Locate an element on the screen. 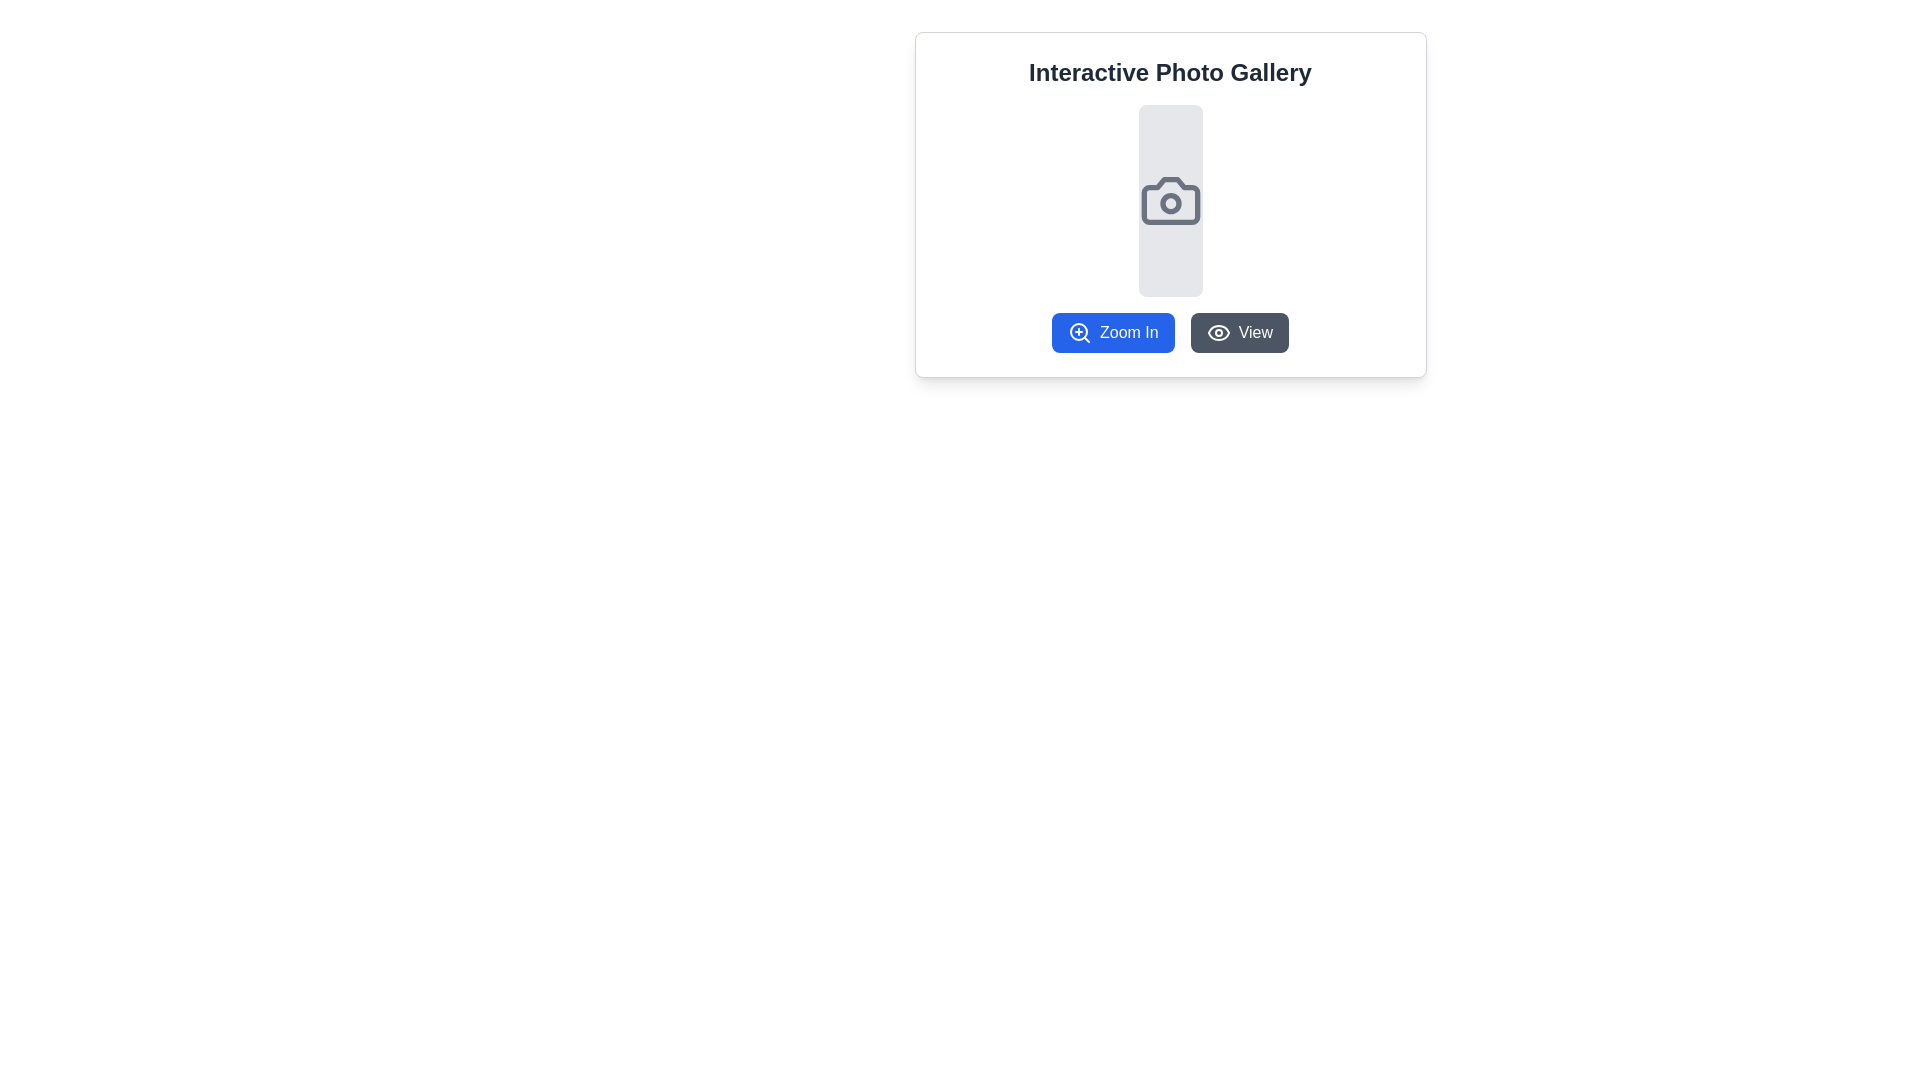  the blue 'Zoom In' button with white text and a search icon is located at coordinates (1170, 331).